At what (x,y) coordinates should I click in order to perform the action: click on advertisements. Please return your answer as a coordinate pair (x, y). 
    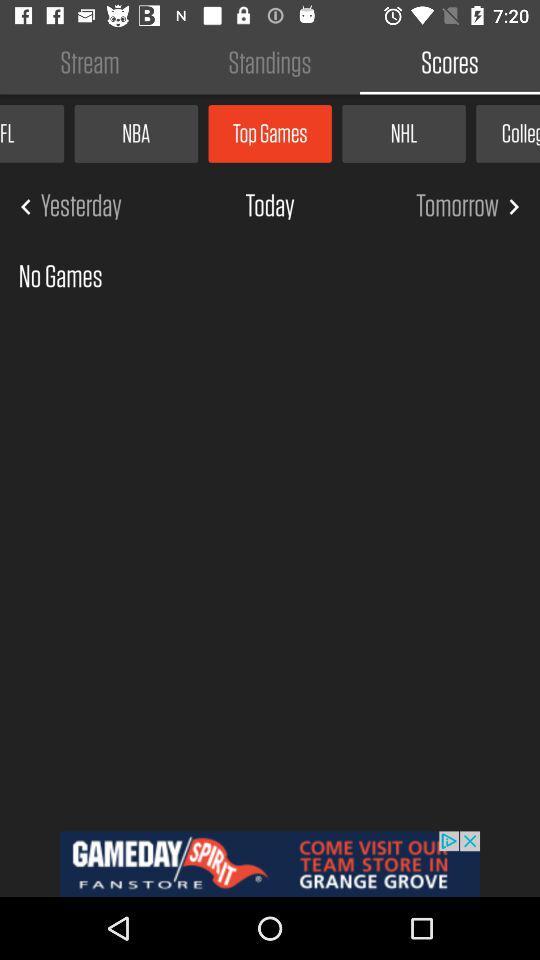
    Looking at the image, I should click on (270, 863).